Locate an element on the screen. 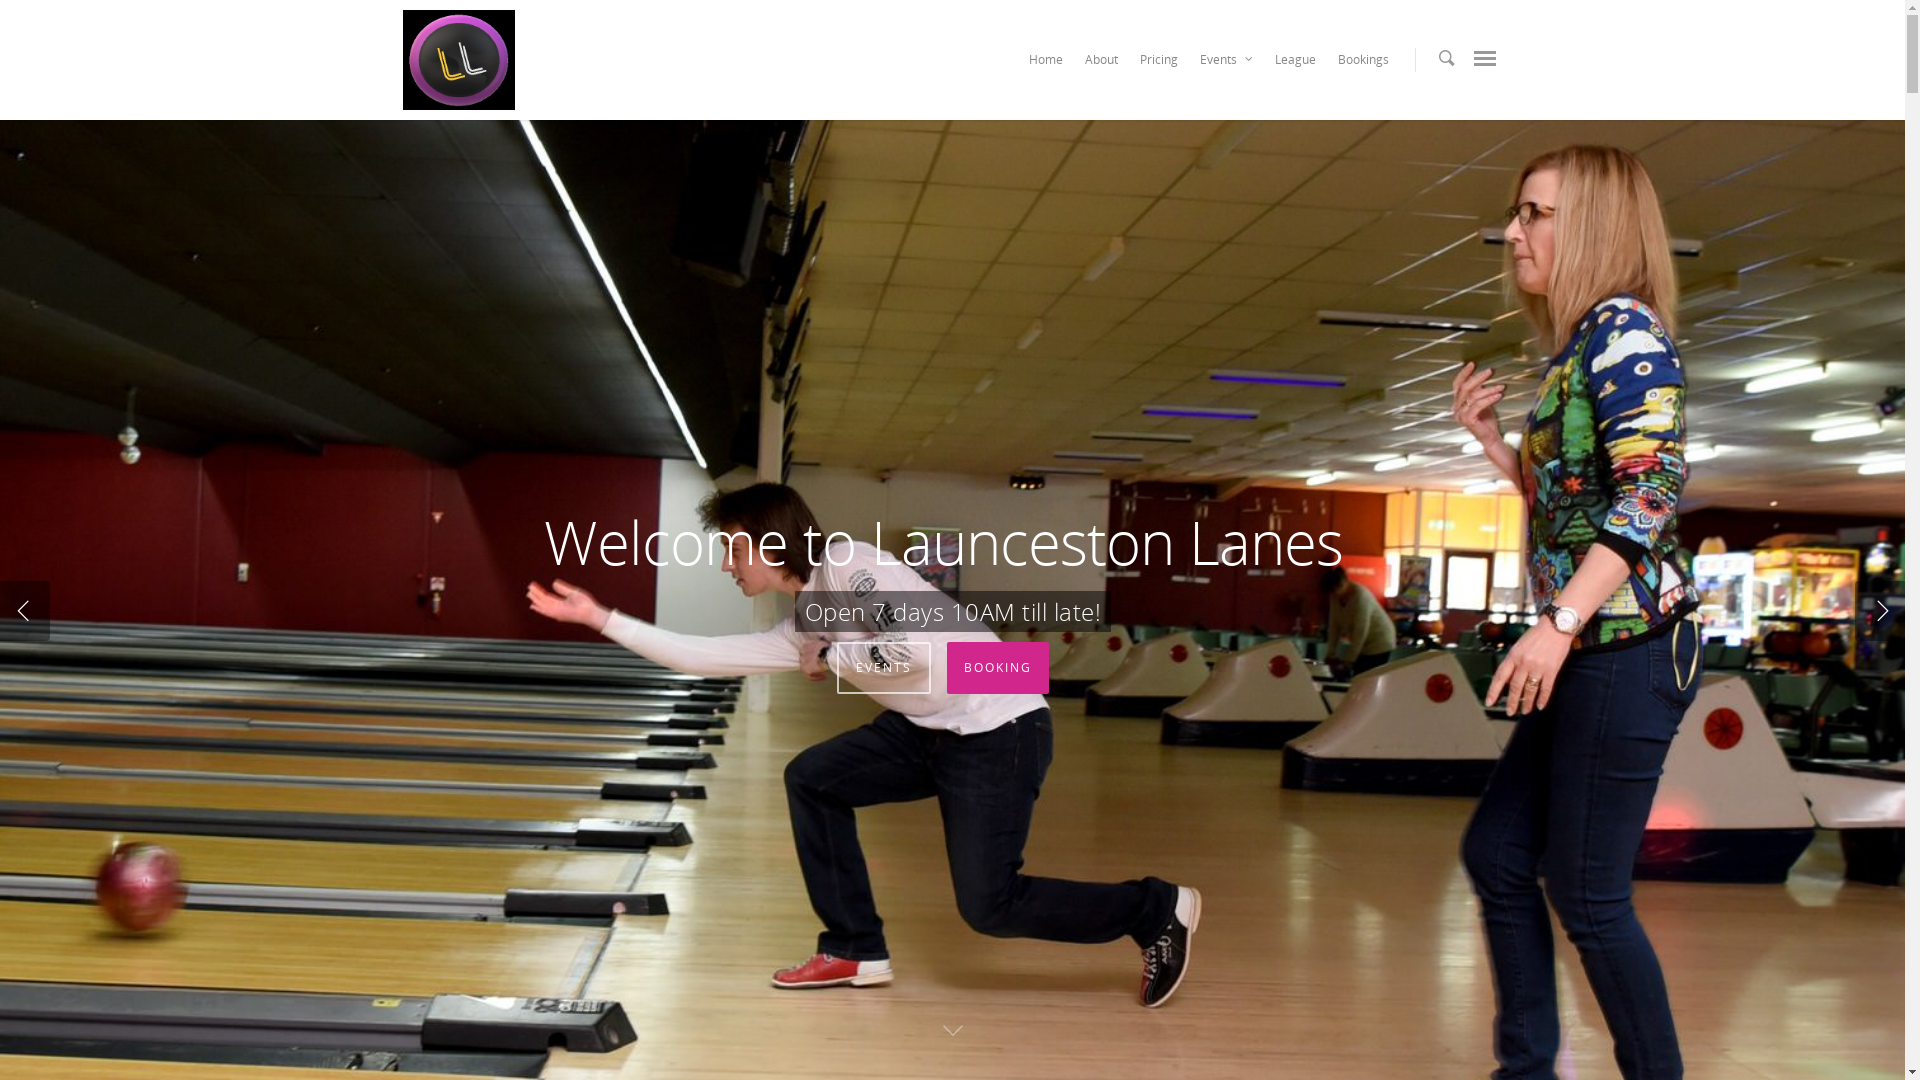 This screenshot has width=1920, height=1080. 'About' is located at coordinates (1073, 64).